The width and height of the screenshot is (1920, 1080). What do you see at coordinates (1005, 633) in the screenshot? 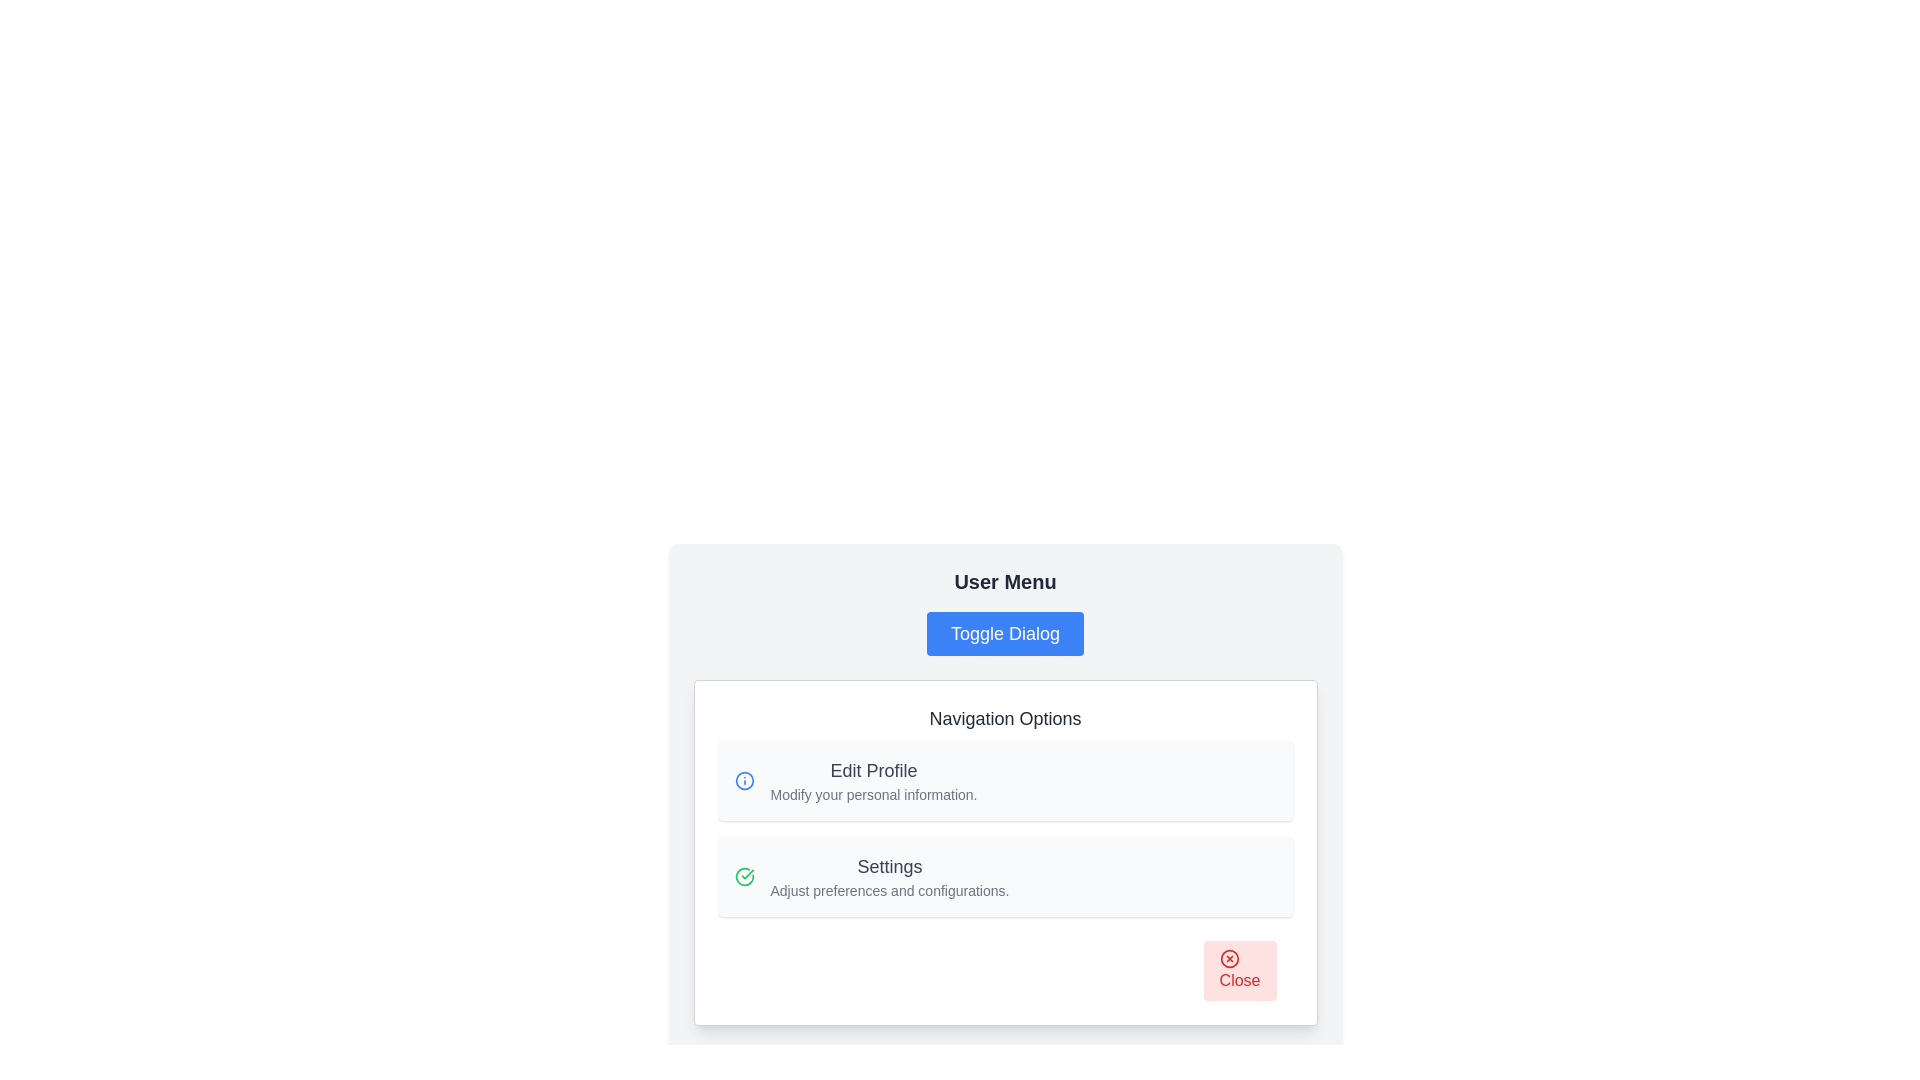
I see `the interactive button located under the 'User Menu' heading` at bounding box center [1005, 633].